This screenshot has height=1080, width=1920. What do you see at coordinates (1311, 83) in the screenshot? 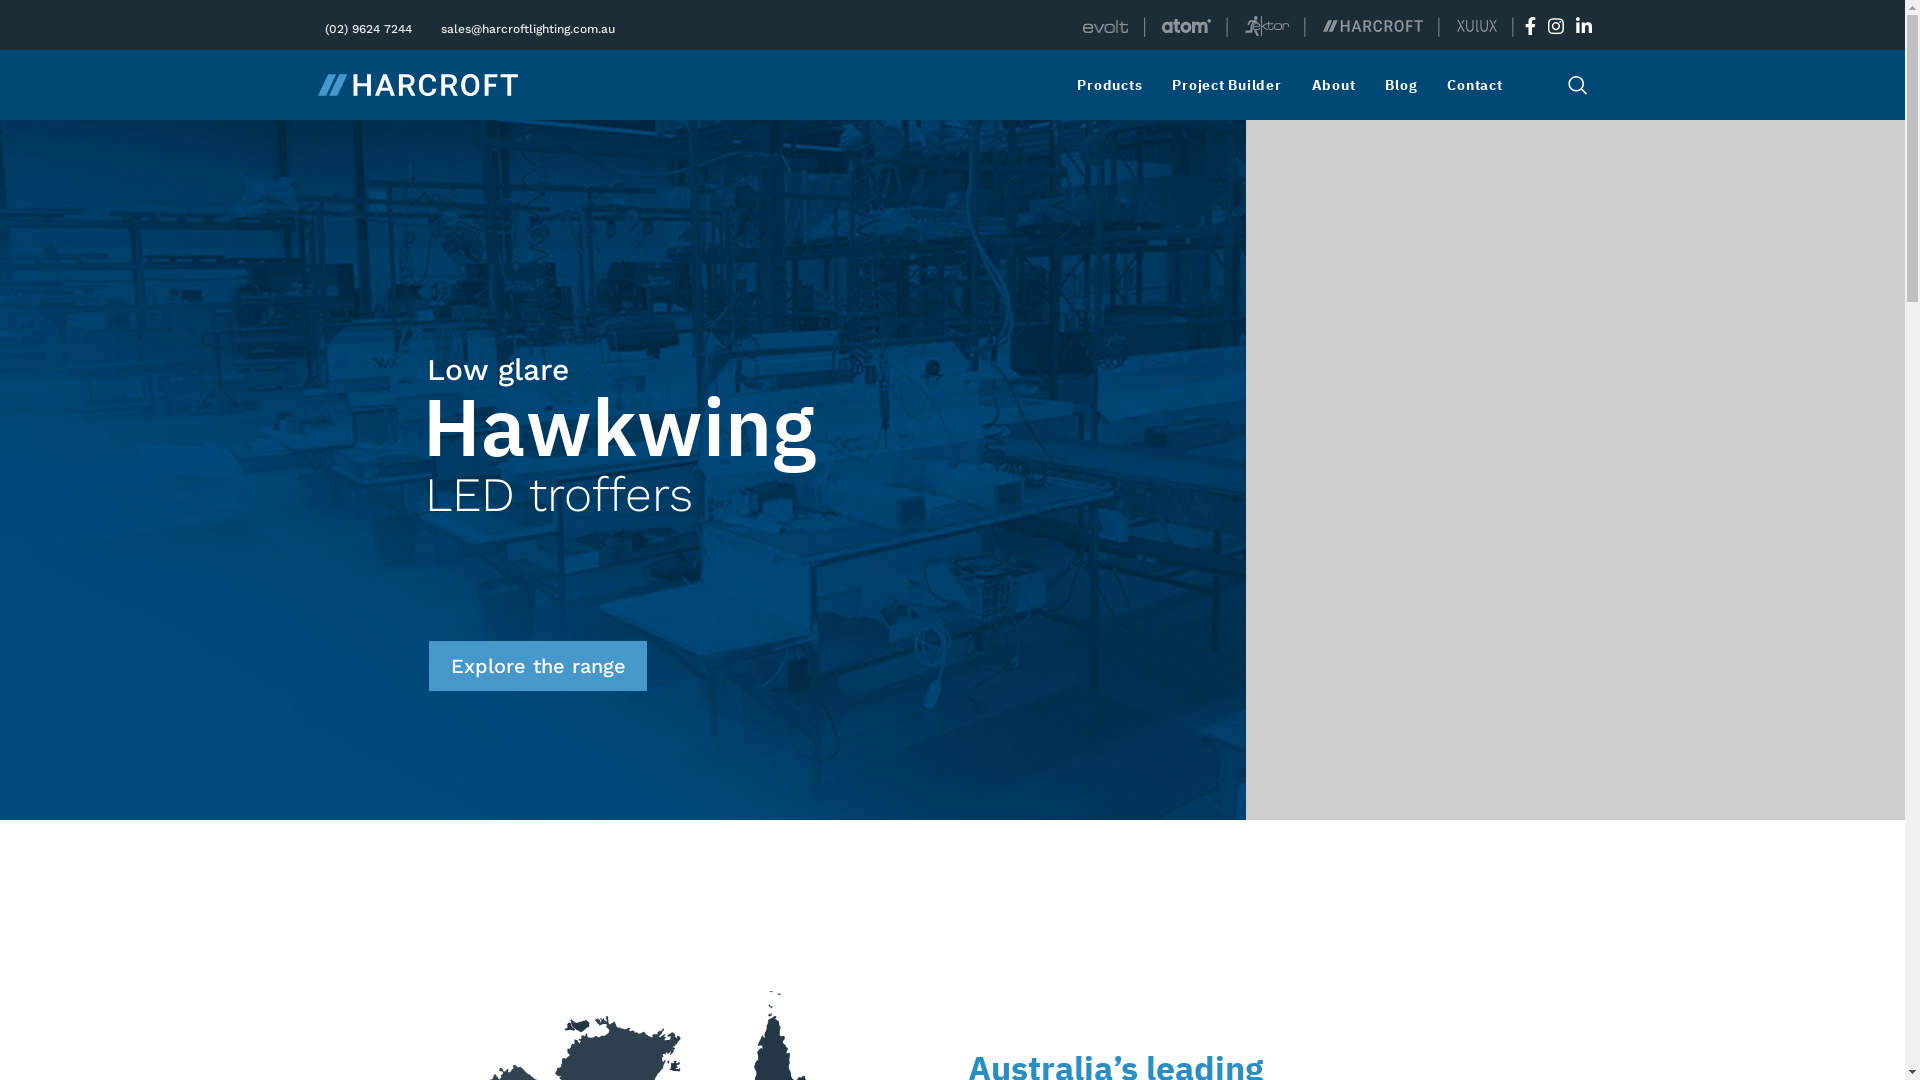
I see `'About'` at bounding box center [1311, 83].